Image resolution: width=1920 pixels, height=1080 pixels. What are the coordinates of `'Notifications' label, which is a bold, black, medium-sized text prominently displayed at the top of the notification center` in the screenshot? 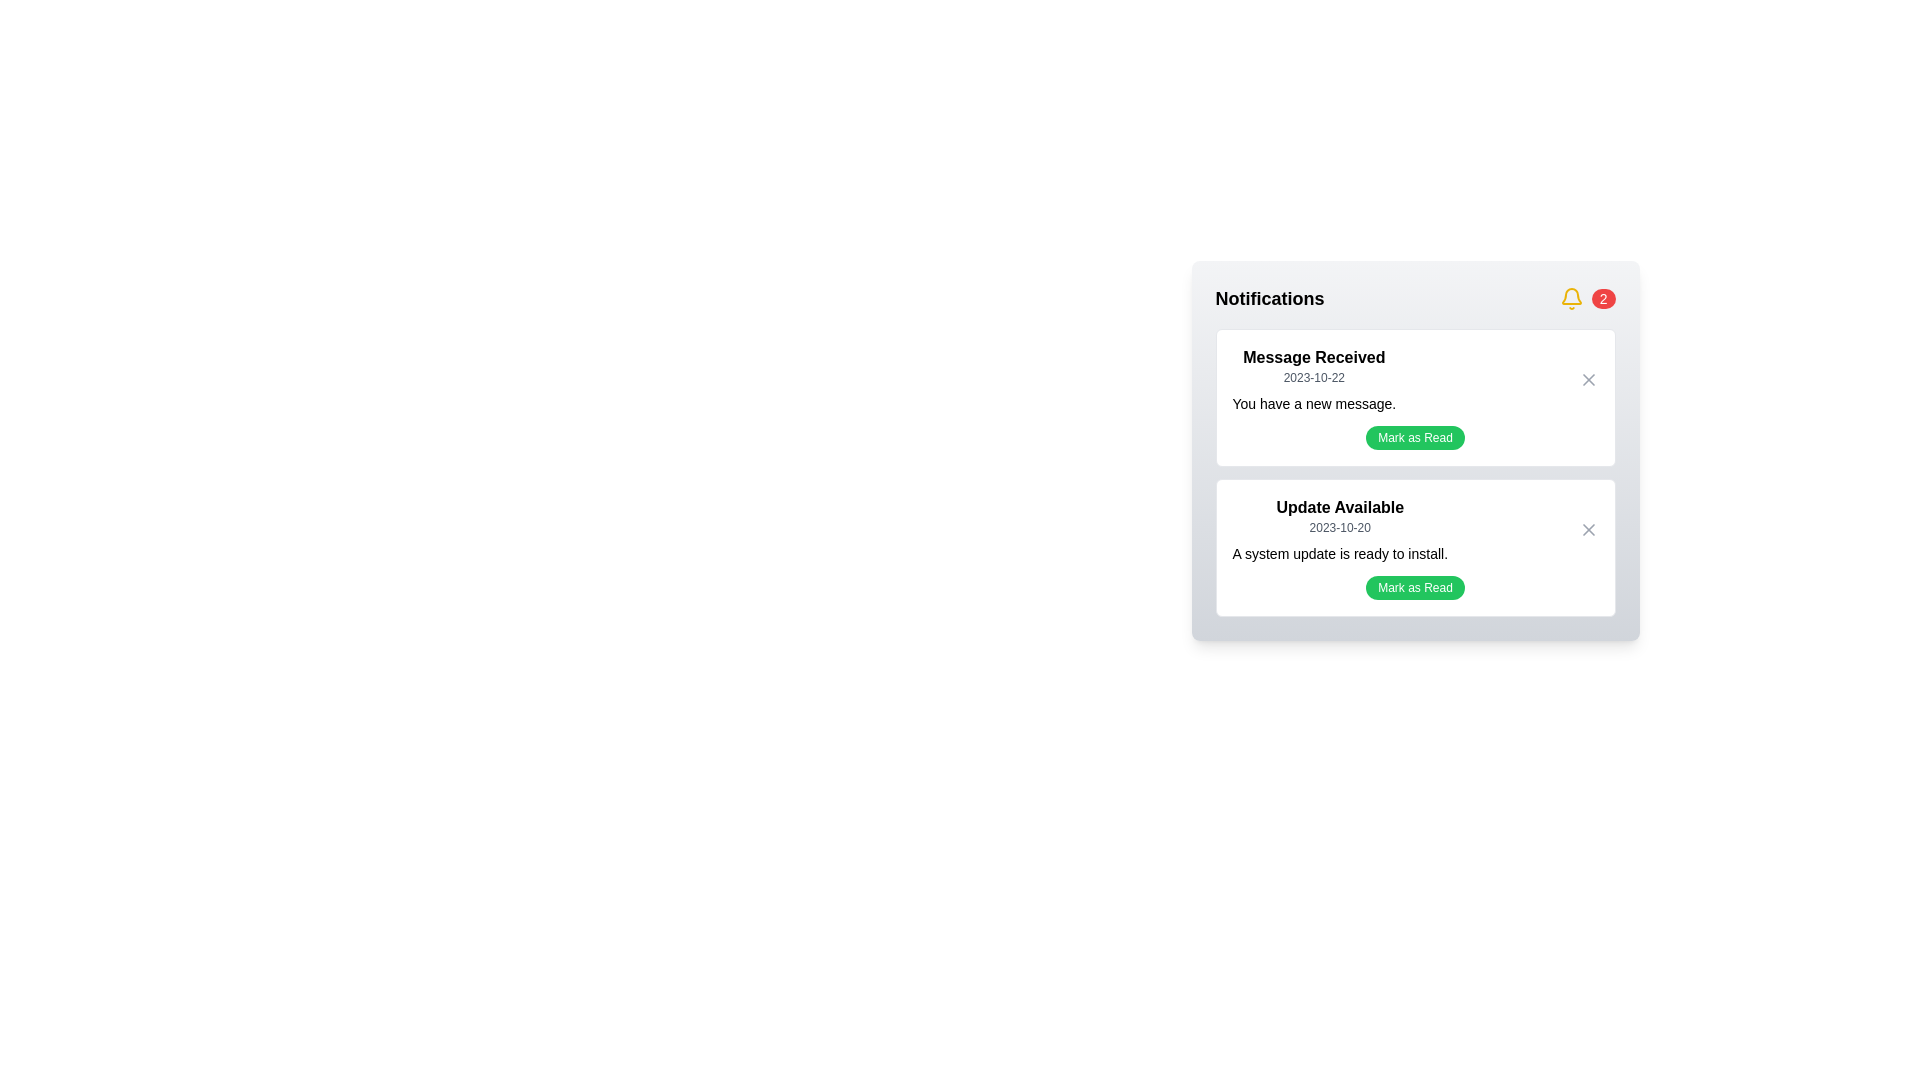 It's located at (1269, 299).